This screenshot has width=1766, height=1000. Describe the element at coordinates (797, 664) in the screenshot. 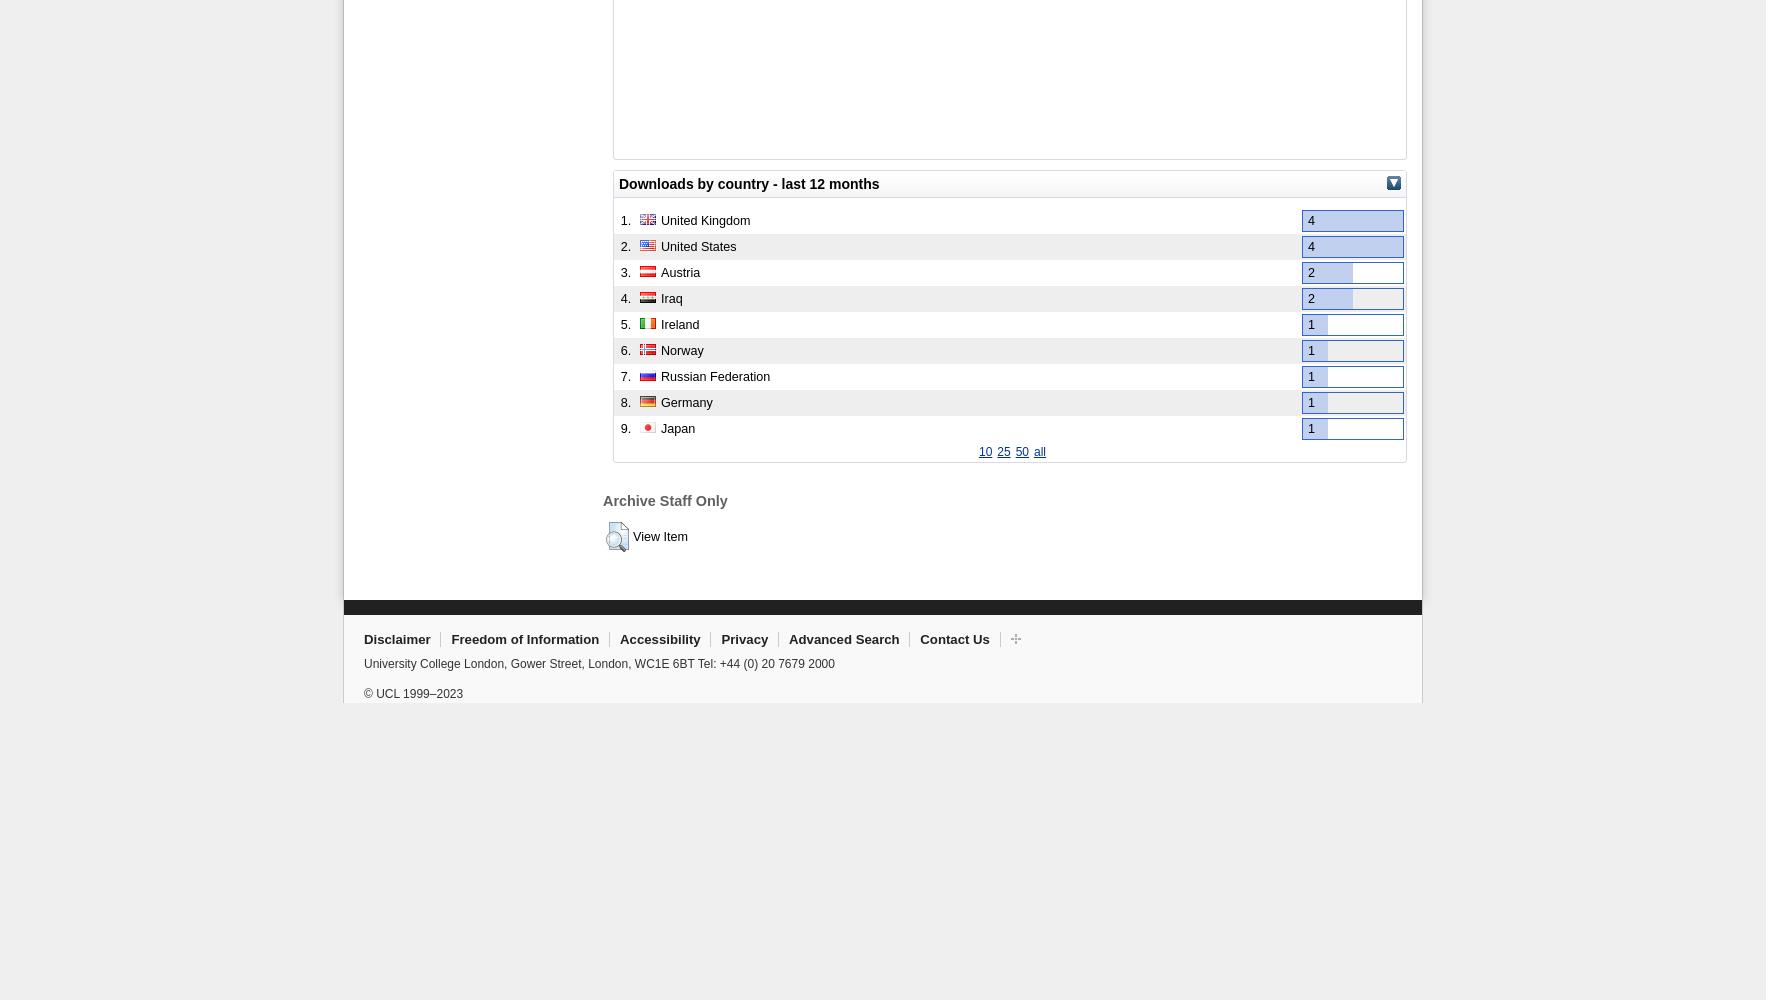

I see `'20 7679 2000'` at that location.